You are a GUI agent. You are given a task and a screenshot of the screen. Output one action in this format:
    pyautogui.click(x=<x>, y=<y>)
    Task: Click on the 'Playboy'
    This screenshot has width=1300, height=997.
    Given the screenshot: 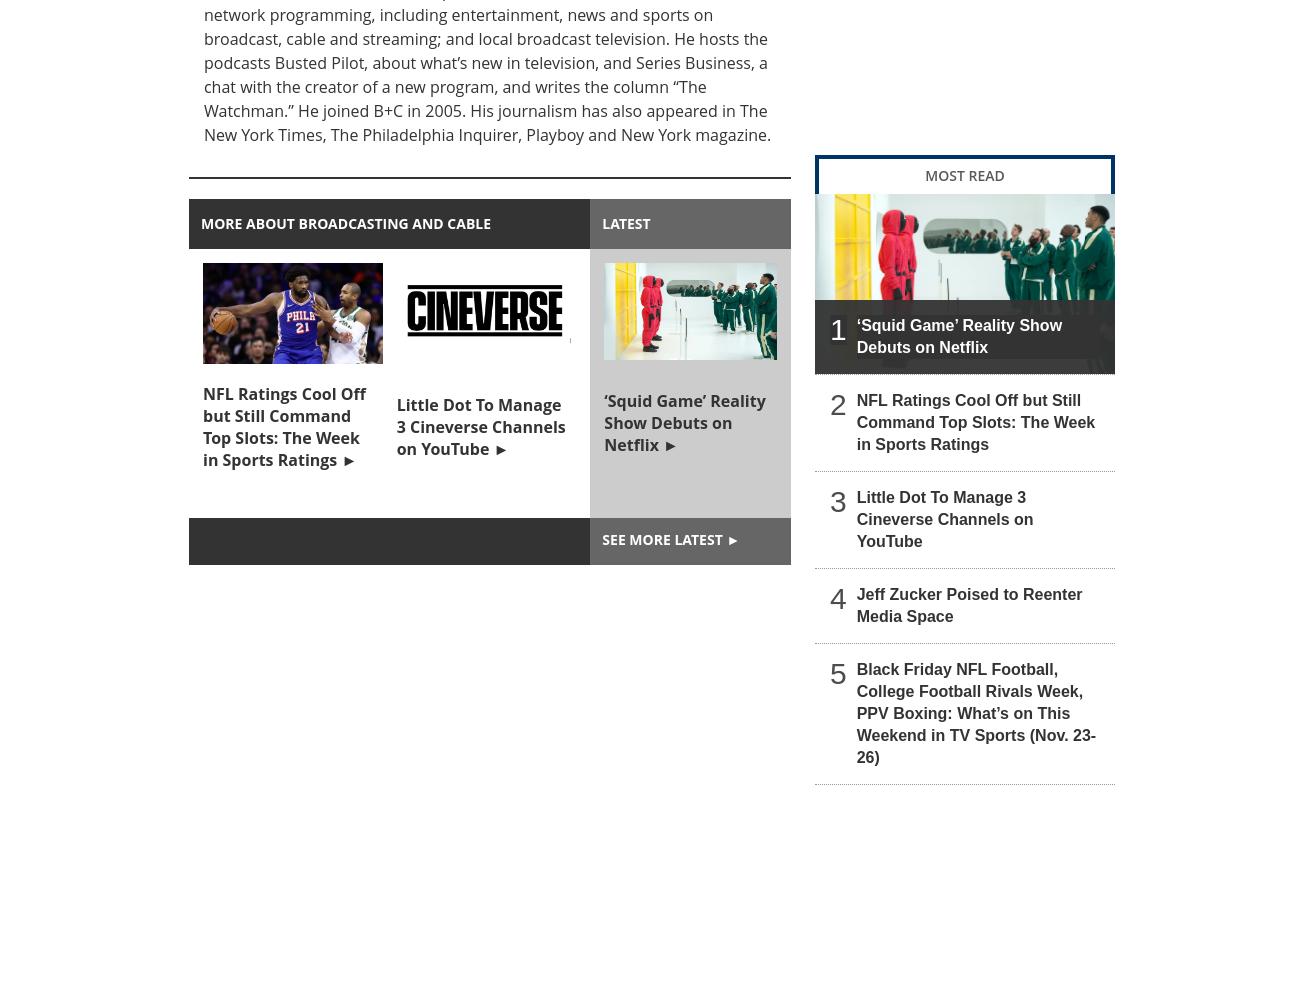 What is the action you would take?
    pyautogui.click(x=525, y=134)
    